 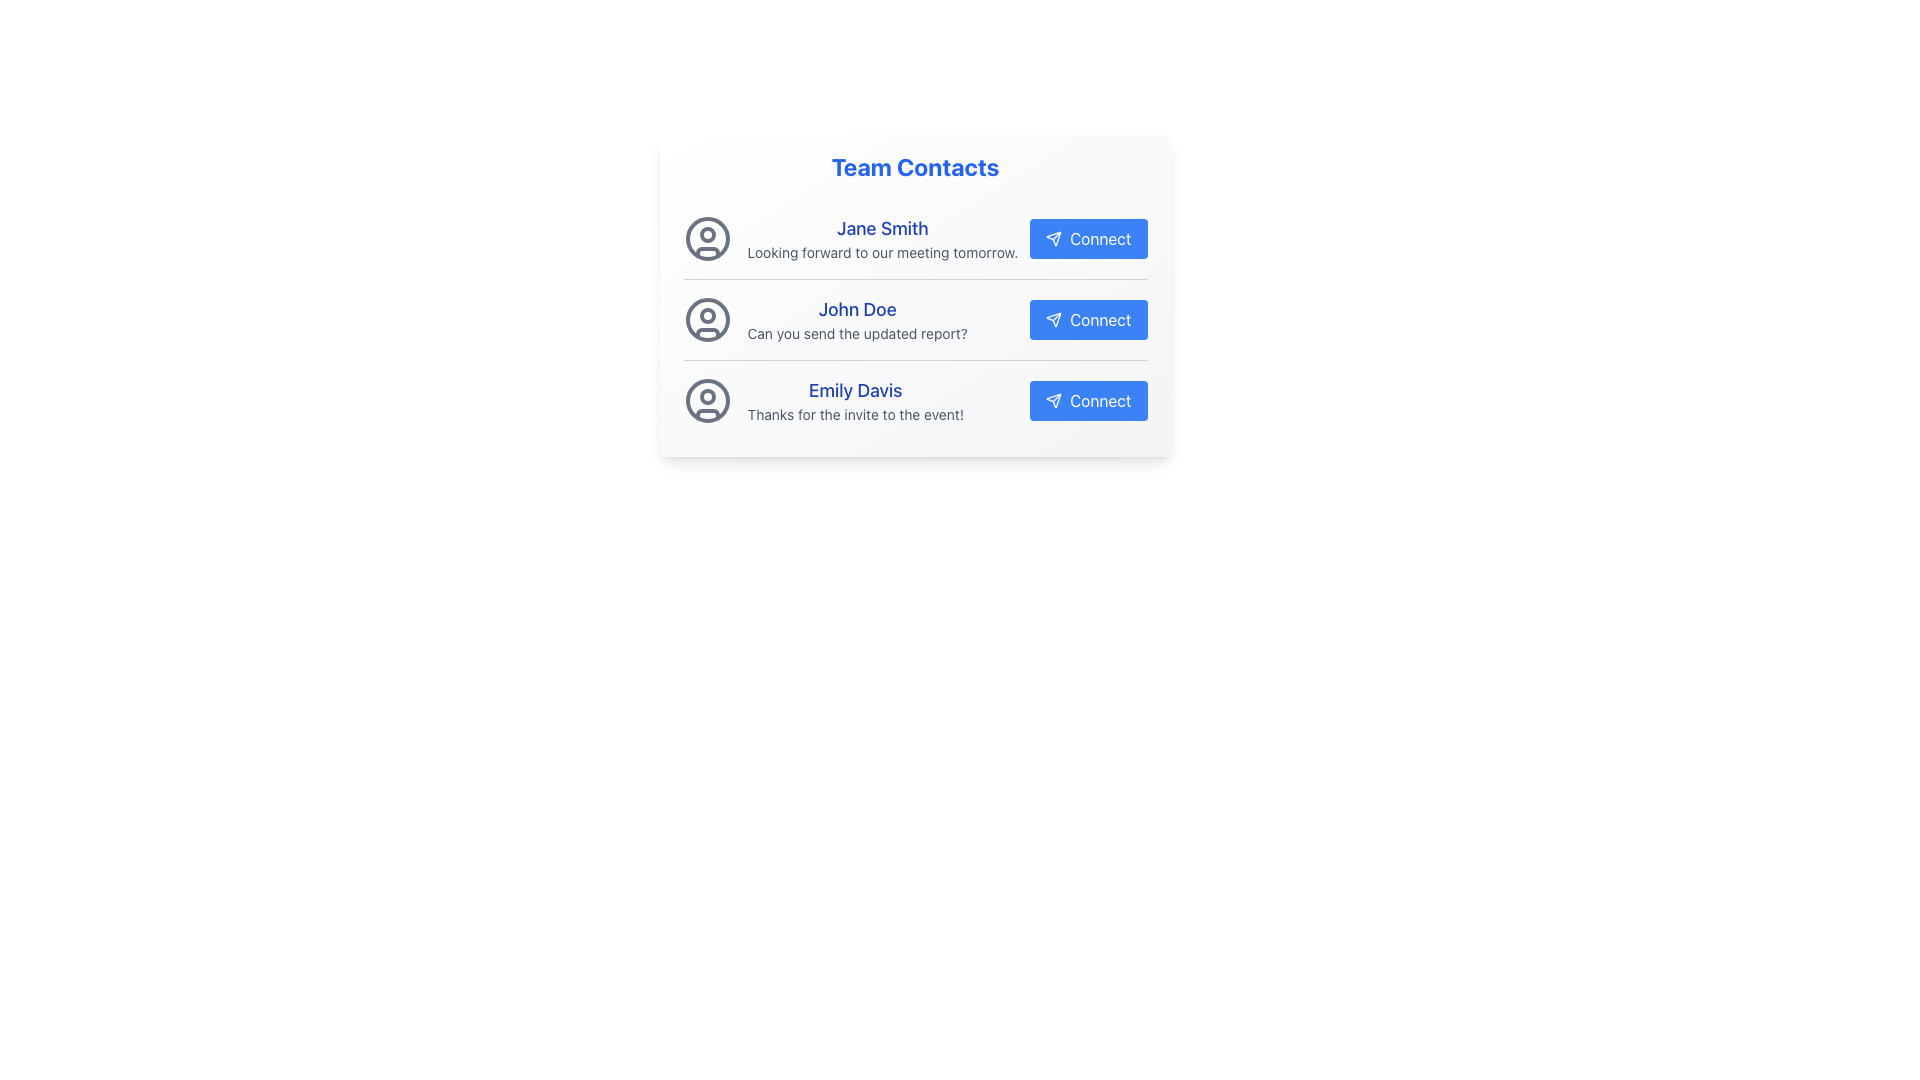 I want to click on the decorative status indicator circle located at the center of the profile icon next to 'Jane Smith' in the 'Team Contacts' section, so click(x=707, y=234).